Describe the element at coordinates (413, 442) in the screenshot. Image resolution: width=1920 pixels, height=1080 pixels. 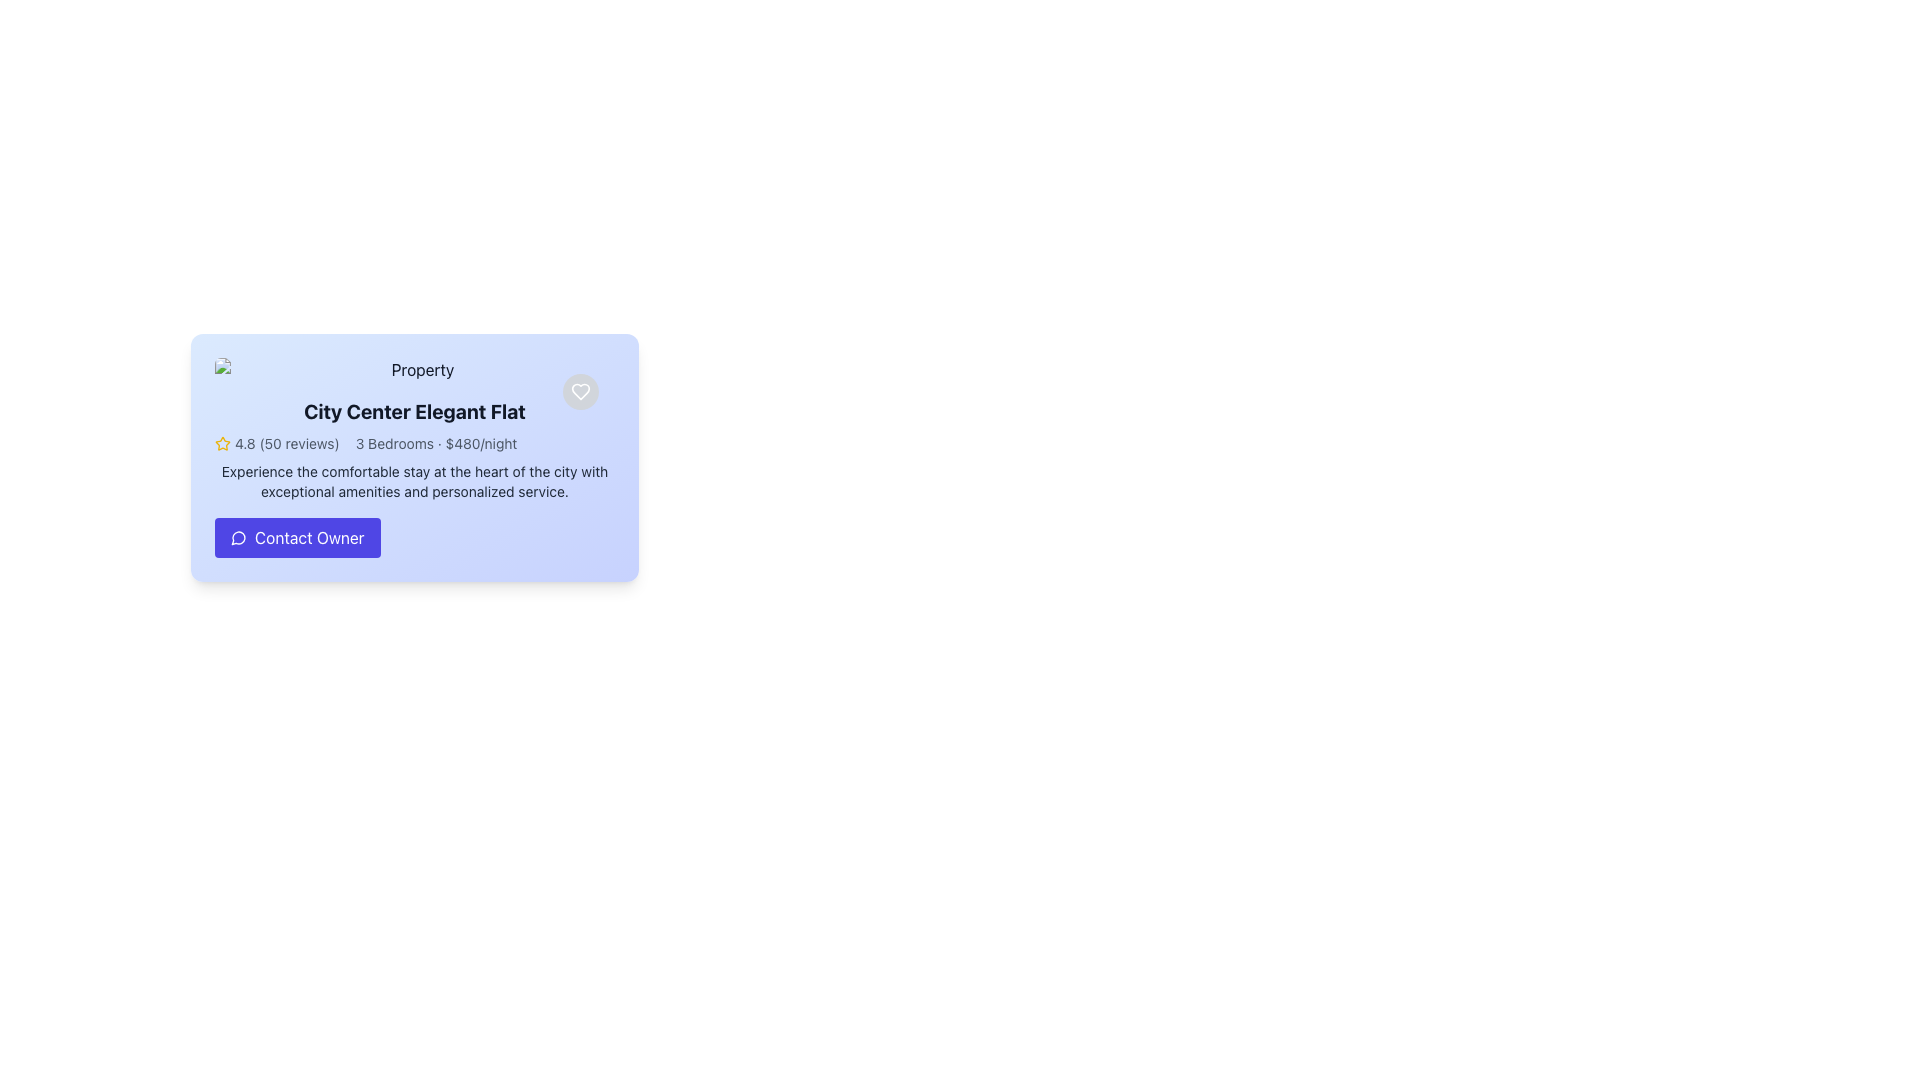
I see `the text element displaying the star rating and the information '4.8 (50 reviews) 3 Bedrooms · $480/night', located below the title 'City Center Elegant Flat' within the light blue card layout` at that location.